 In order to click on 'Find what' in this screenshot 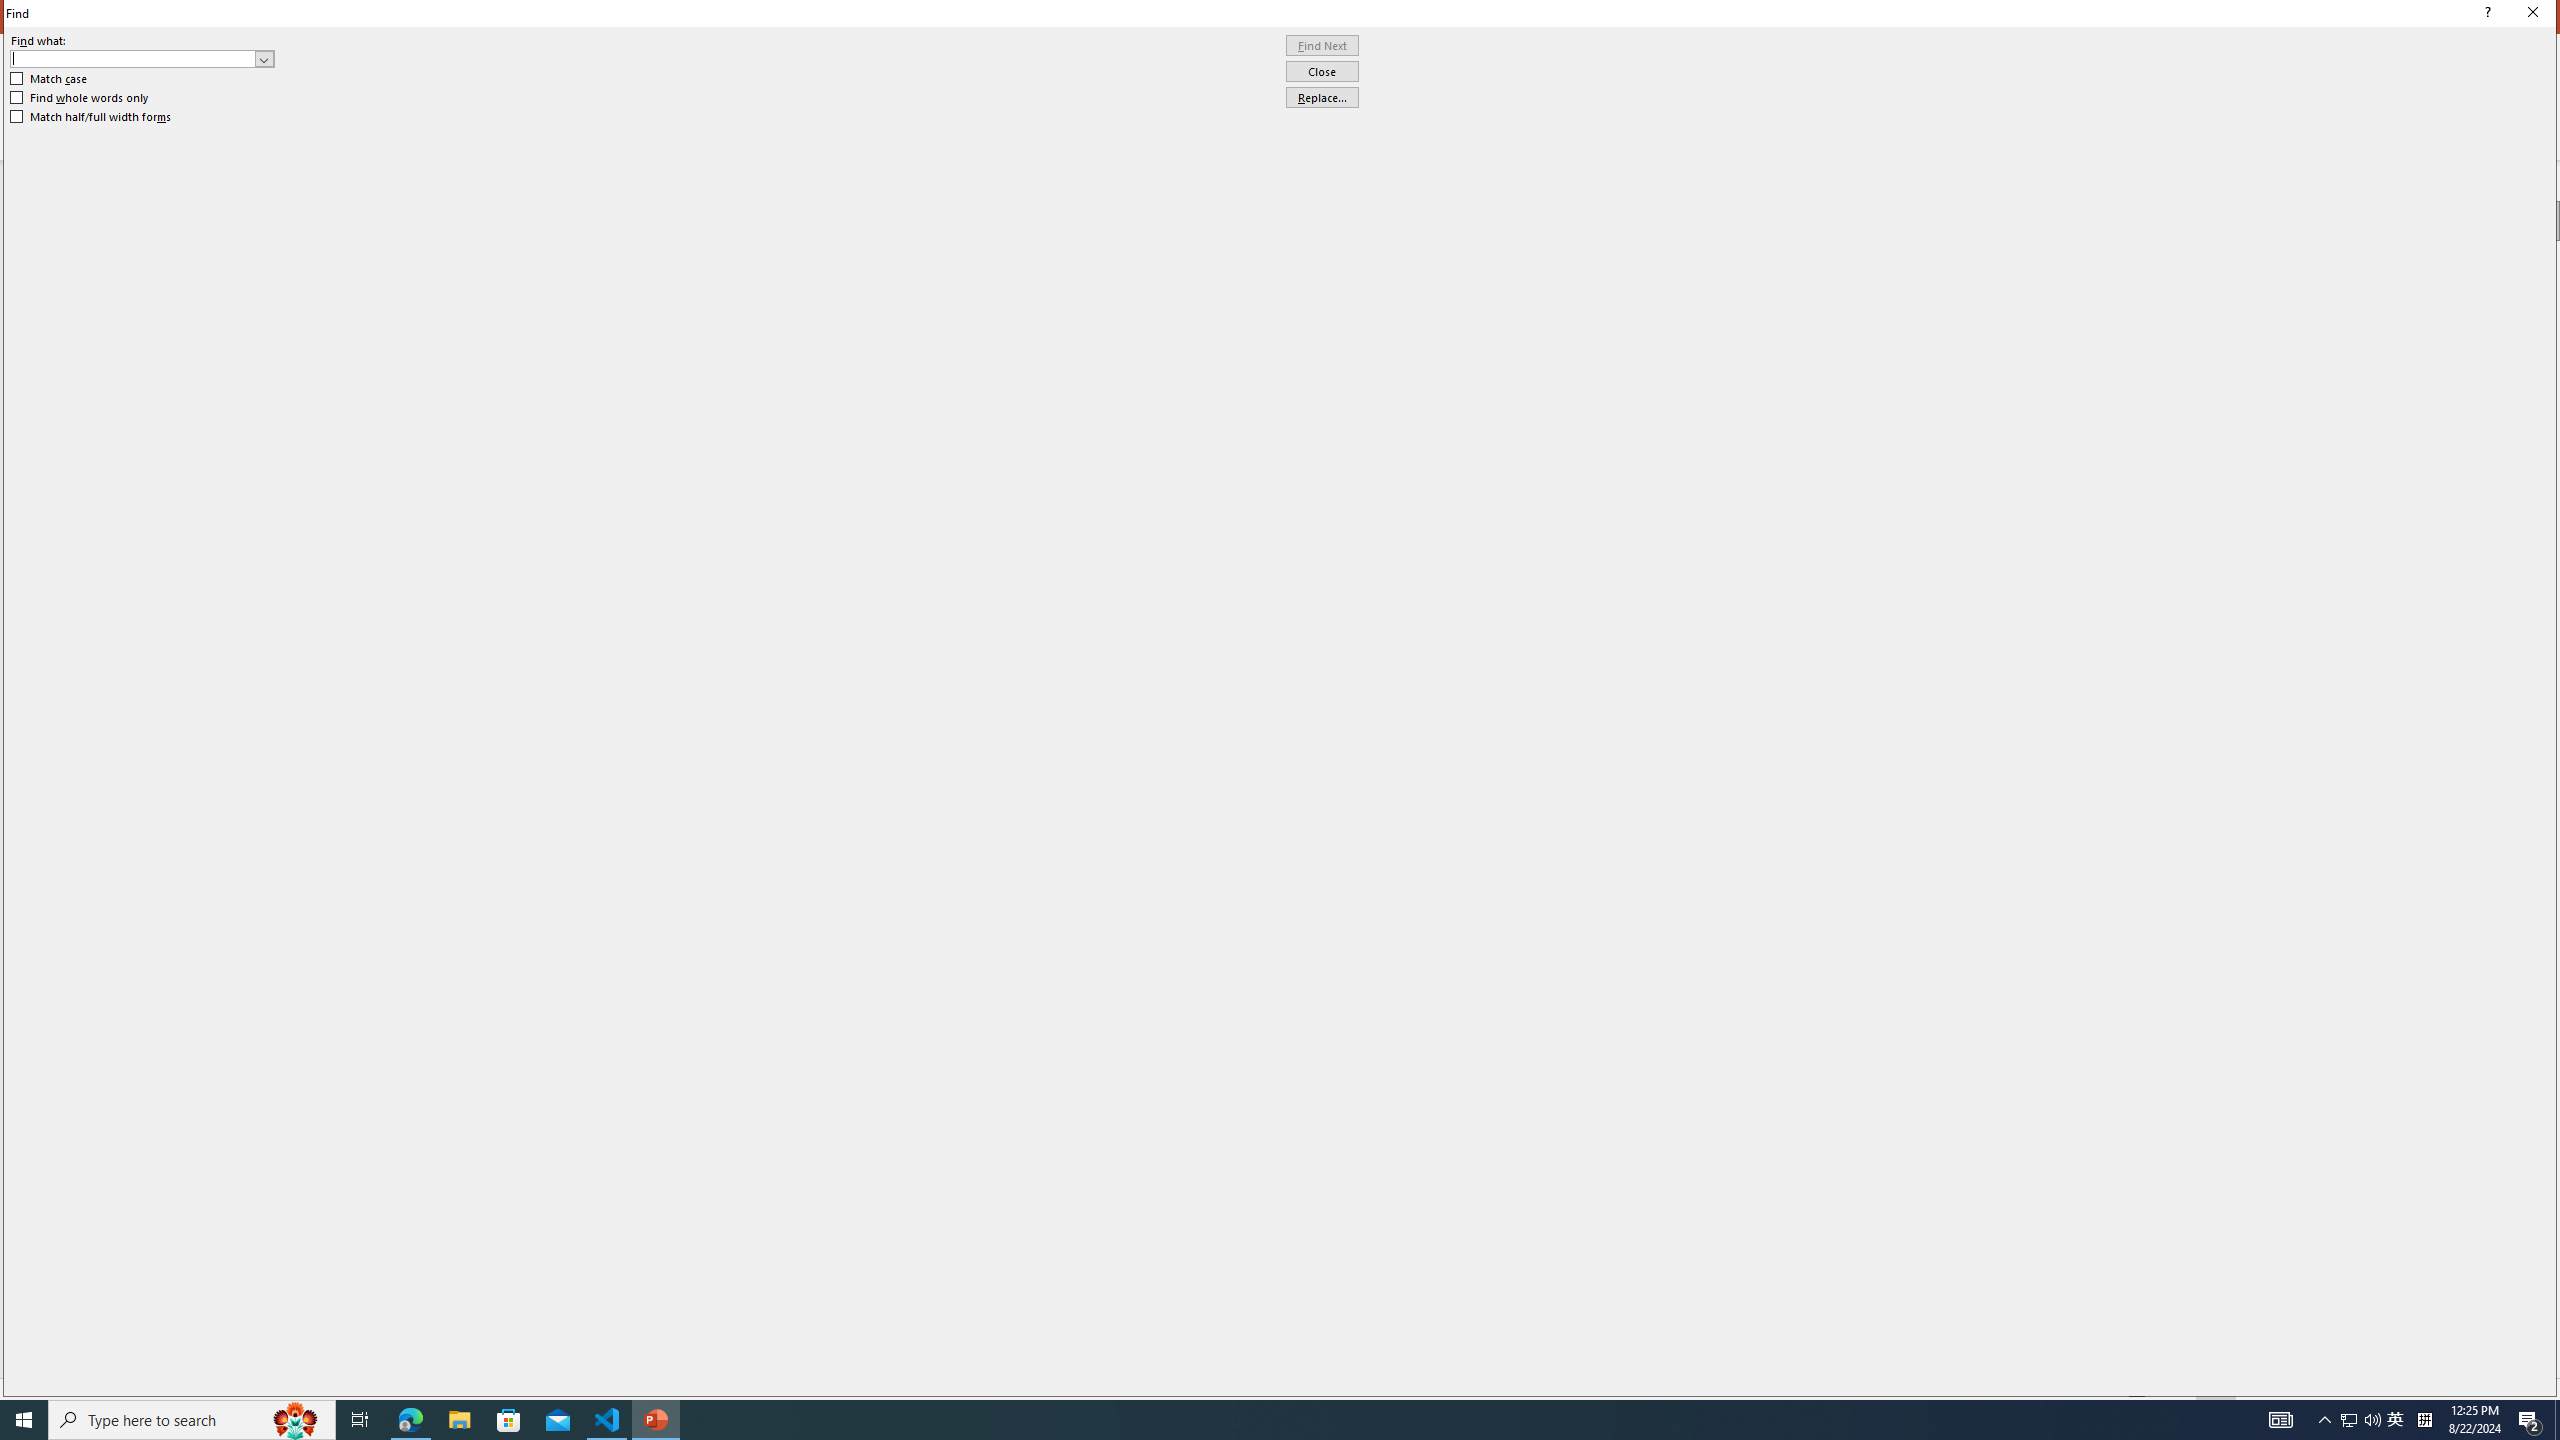, I will do `click(133, 58)`.